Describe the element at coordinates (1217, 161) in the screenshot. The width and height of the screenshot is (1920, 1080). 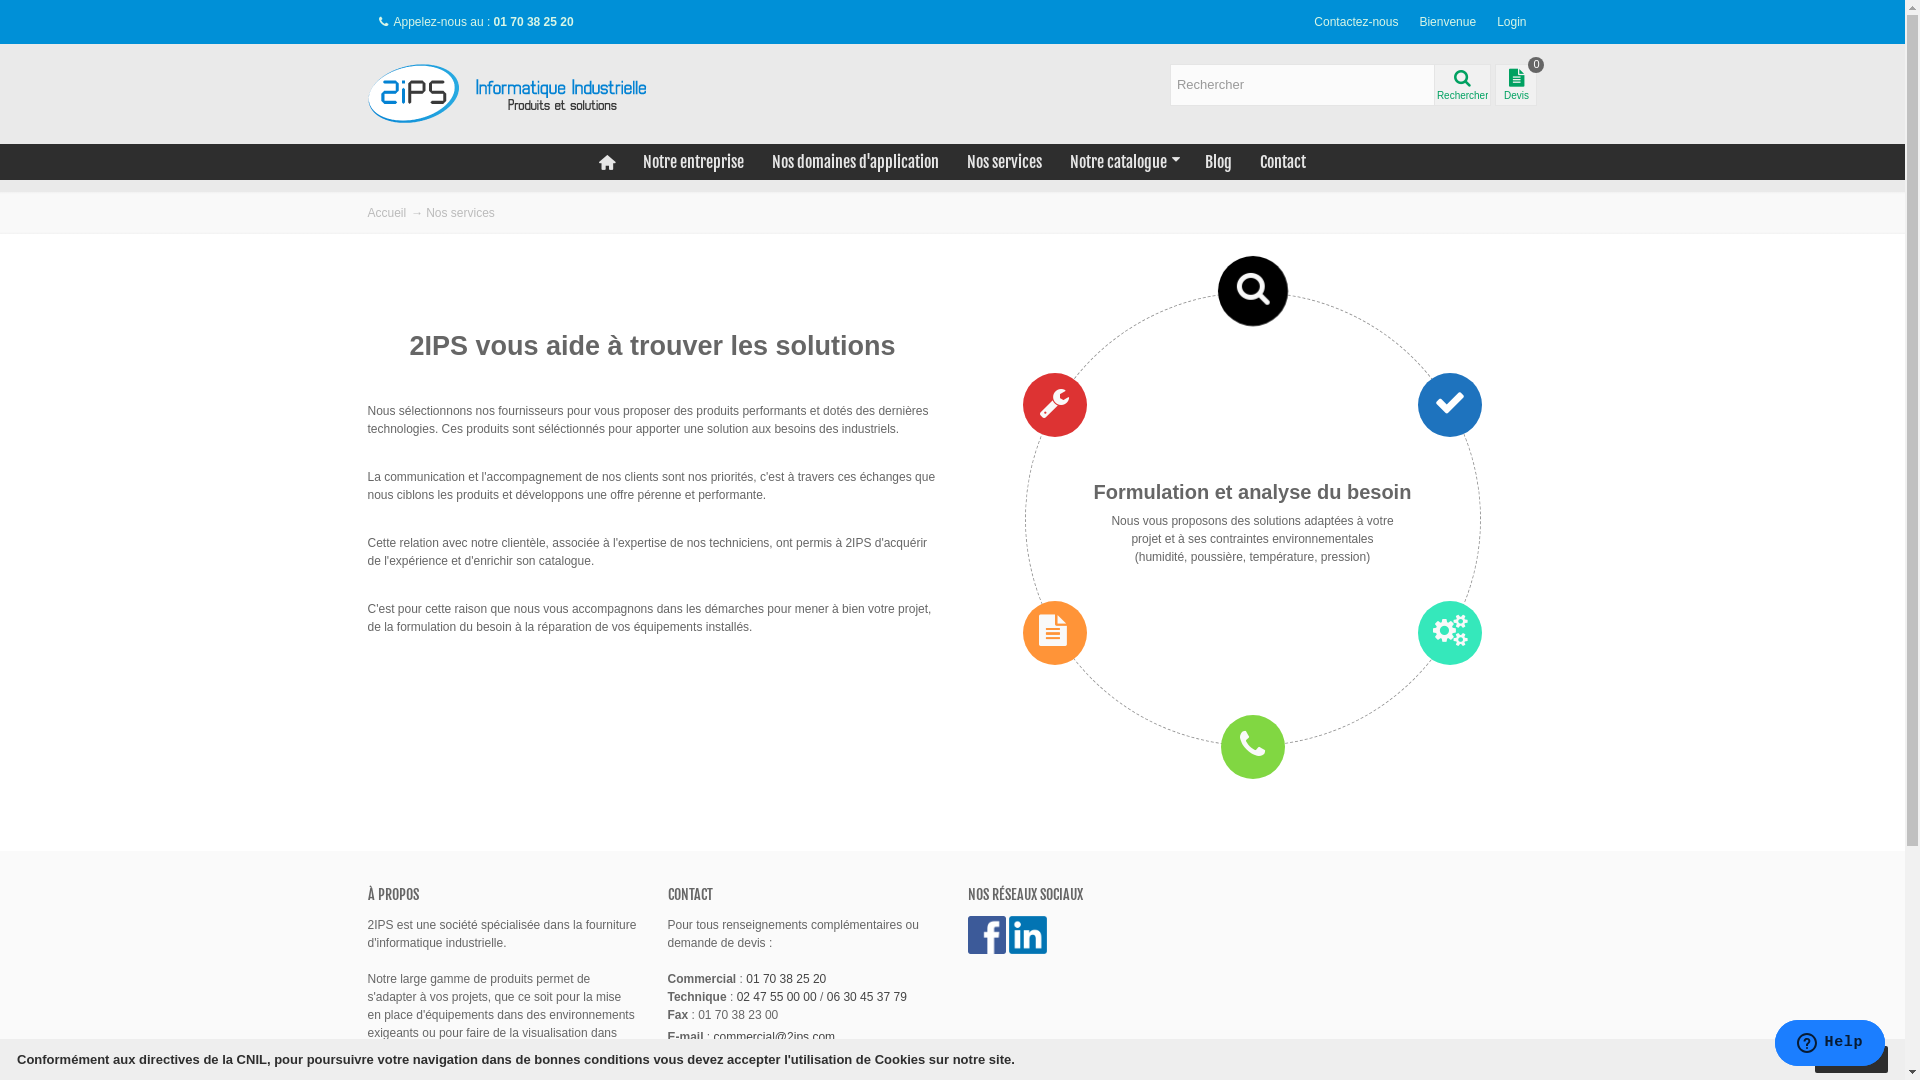
I see `'Blog'` at that location.